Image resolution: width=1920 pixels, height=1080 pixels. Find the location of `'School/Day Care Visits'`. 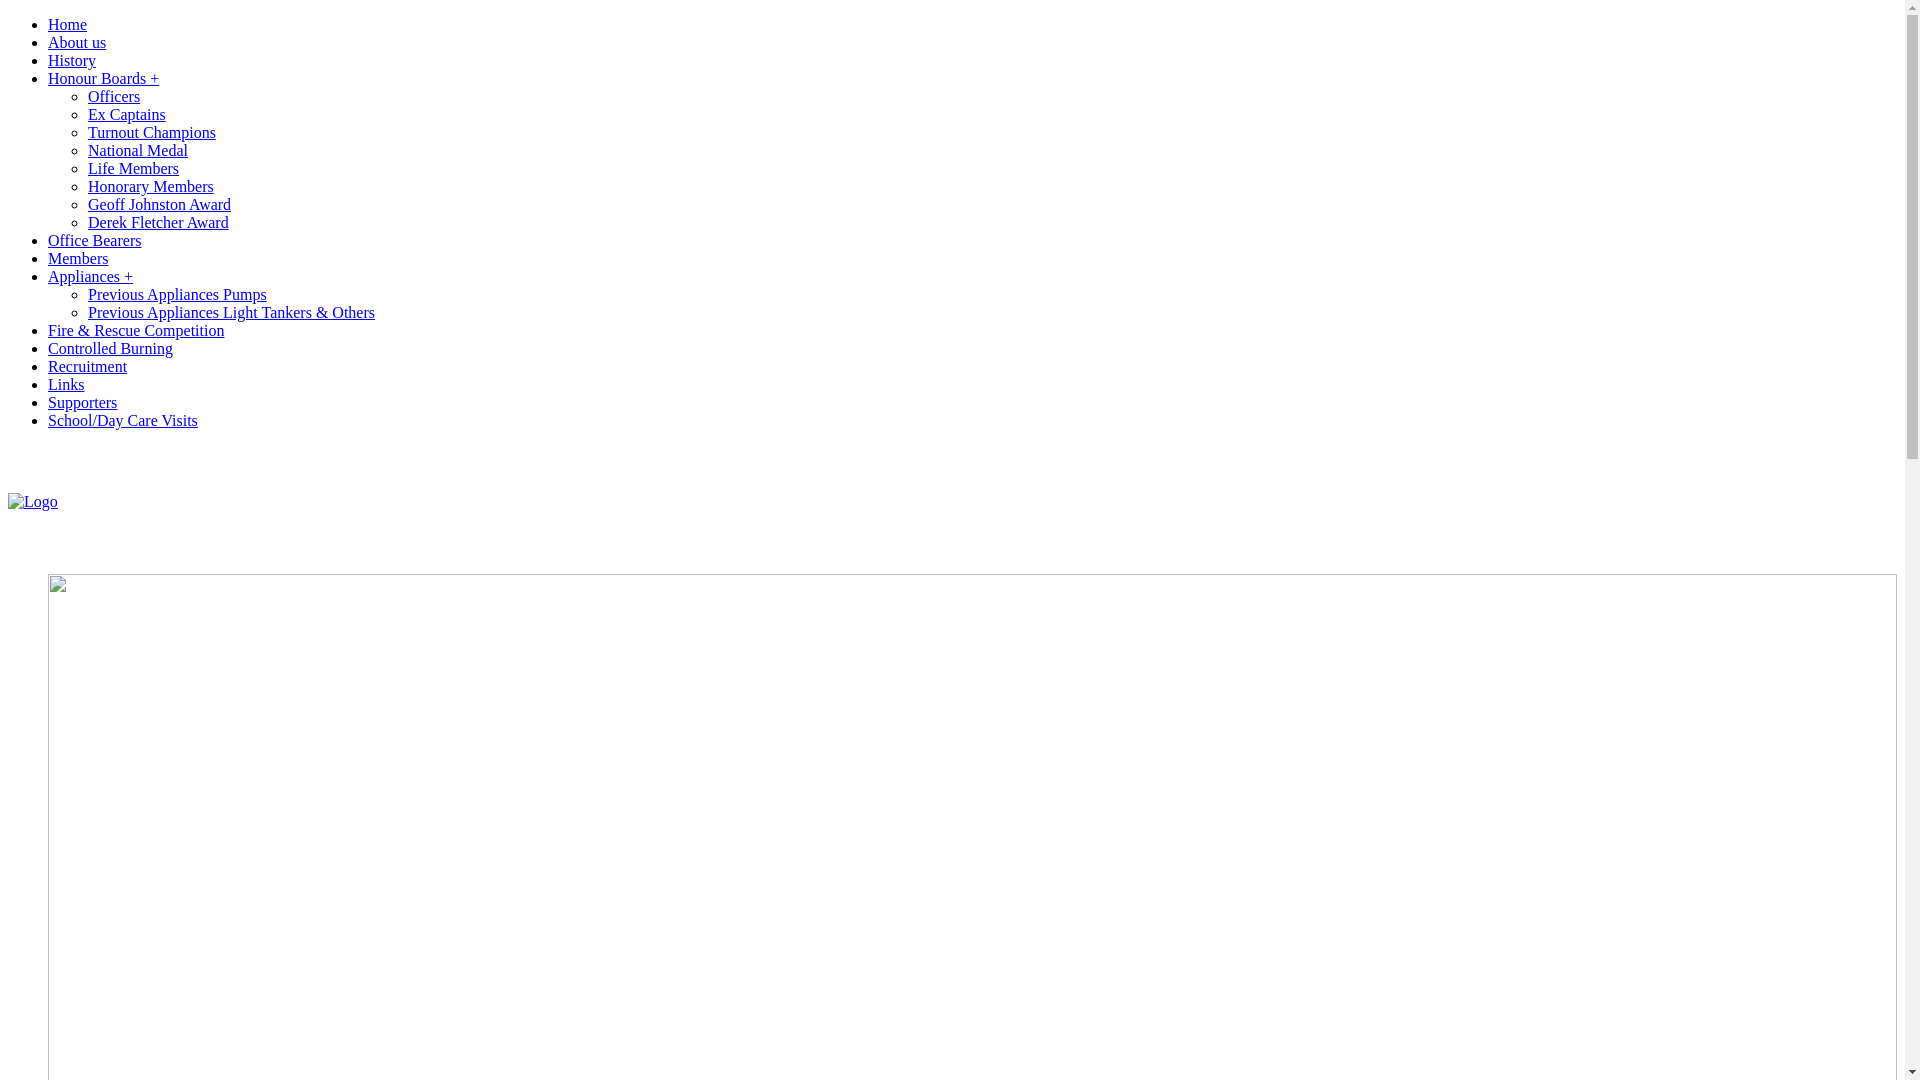

'School/Day Care Visits' is located at coordinates (48, 419).